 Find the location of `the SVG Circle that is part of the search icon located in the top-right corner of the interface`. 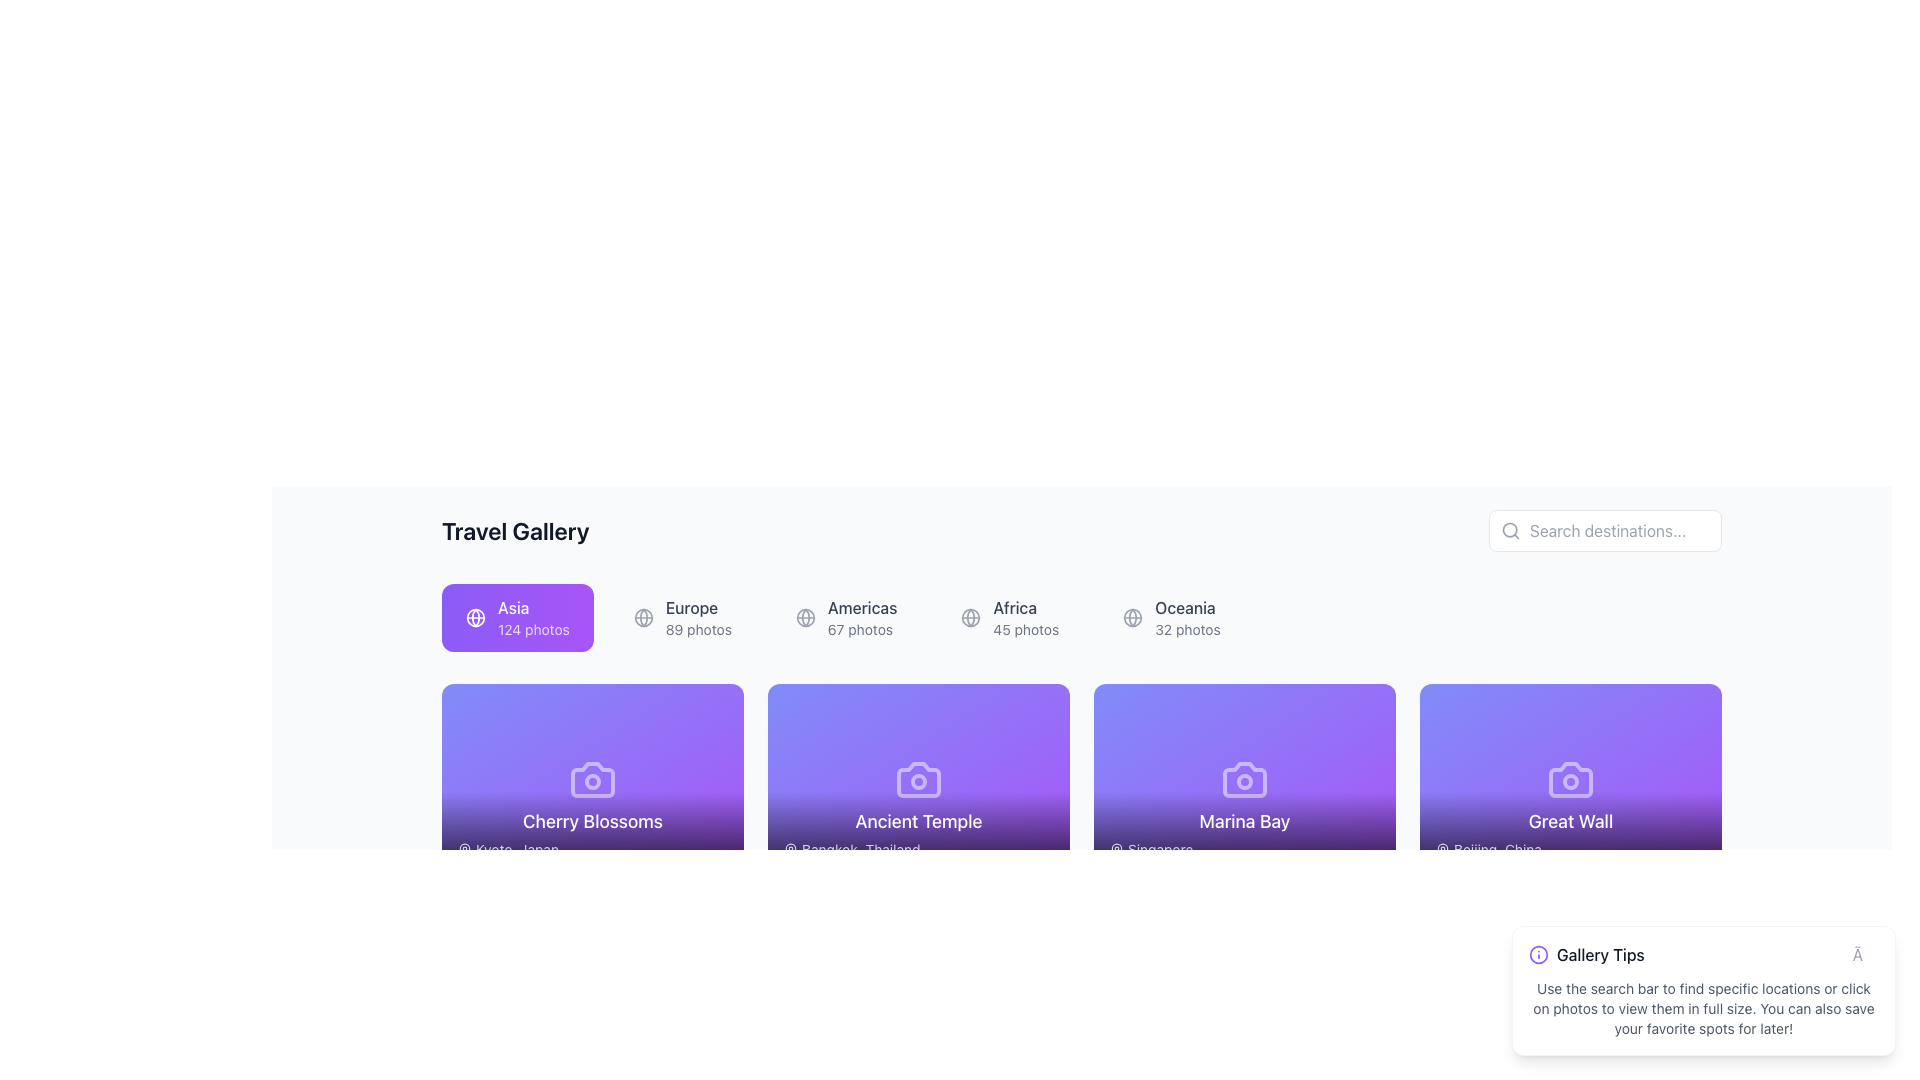

the SVG Circle that is part of the search icon located in the top-right corner of the interface is located at coordinates (1510, 529).